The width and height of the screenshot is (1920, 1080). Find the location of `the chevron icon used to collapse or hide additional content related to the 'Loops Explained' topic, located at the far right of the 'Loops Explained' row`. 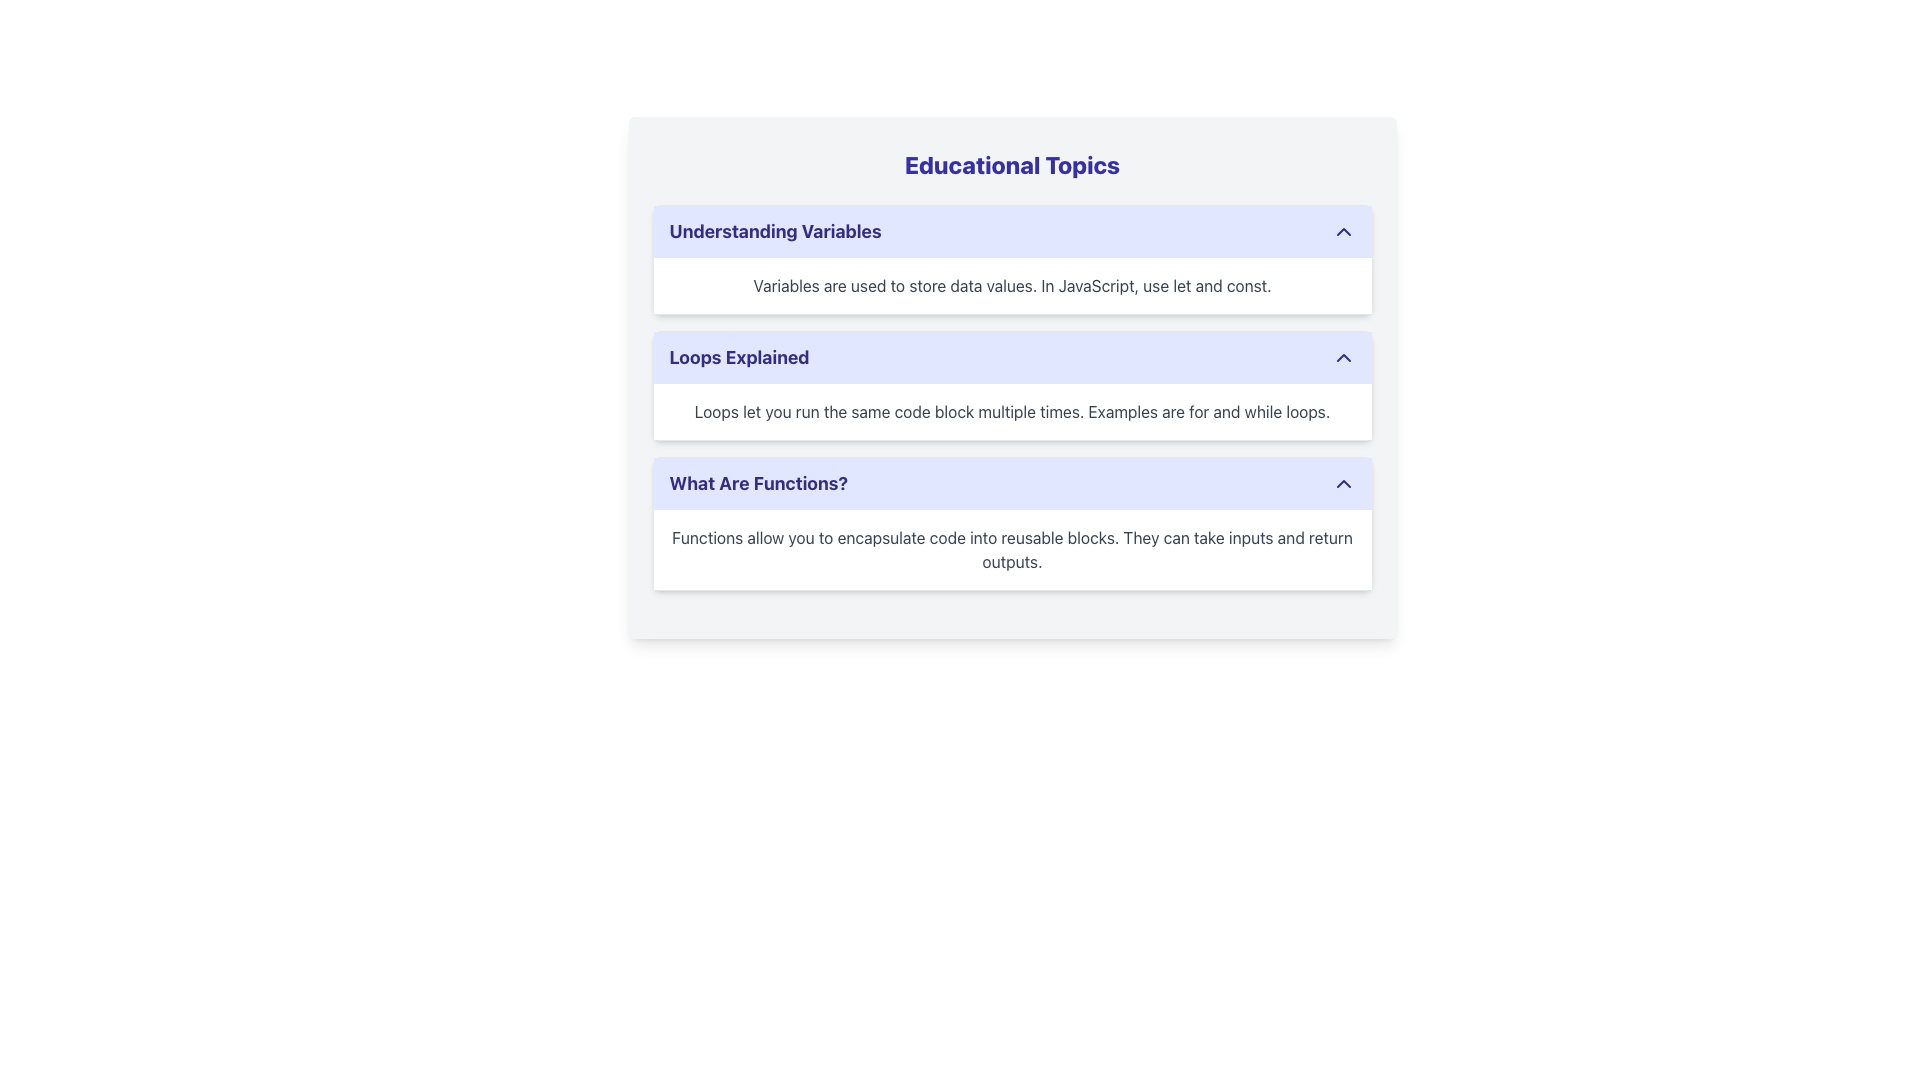

the chevron icon used to collapse or hide additional content related to the 'Loops Explained' topic, located at the far right of the 'Loops Explained' row is located at coordinates (1343, 357).